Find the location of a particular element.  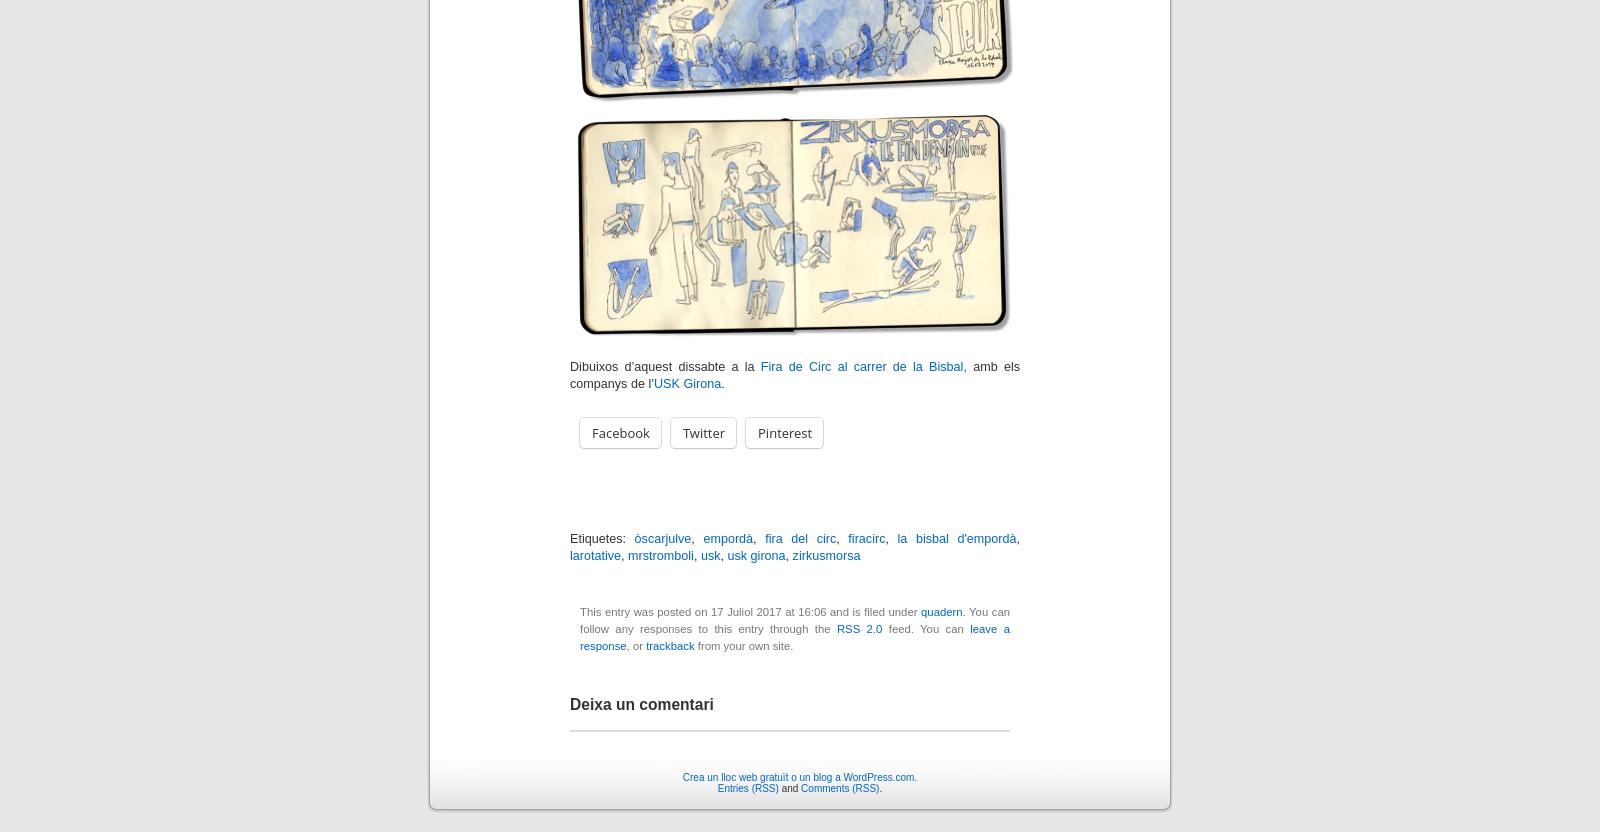

'Twitter' is located at coordinates (703, 432).